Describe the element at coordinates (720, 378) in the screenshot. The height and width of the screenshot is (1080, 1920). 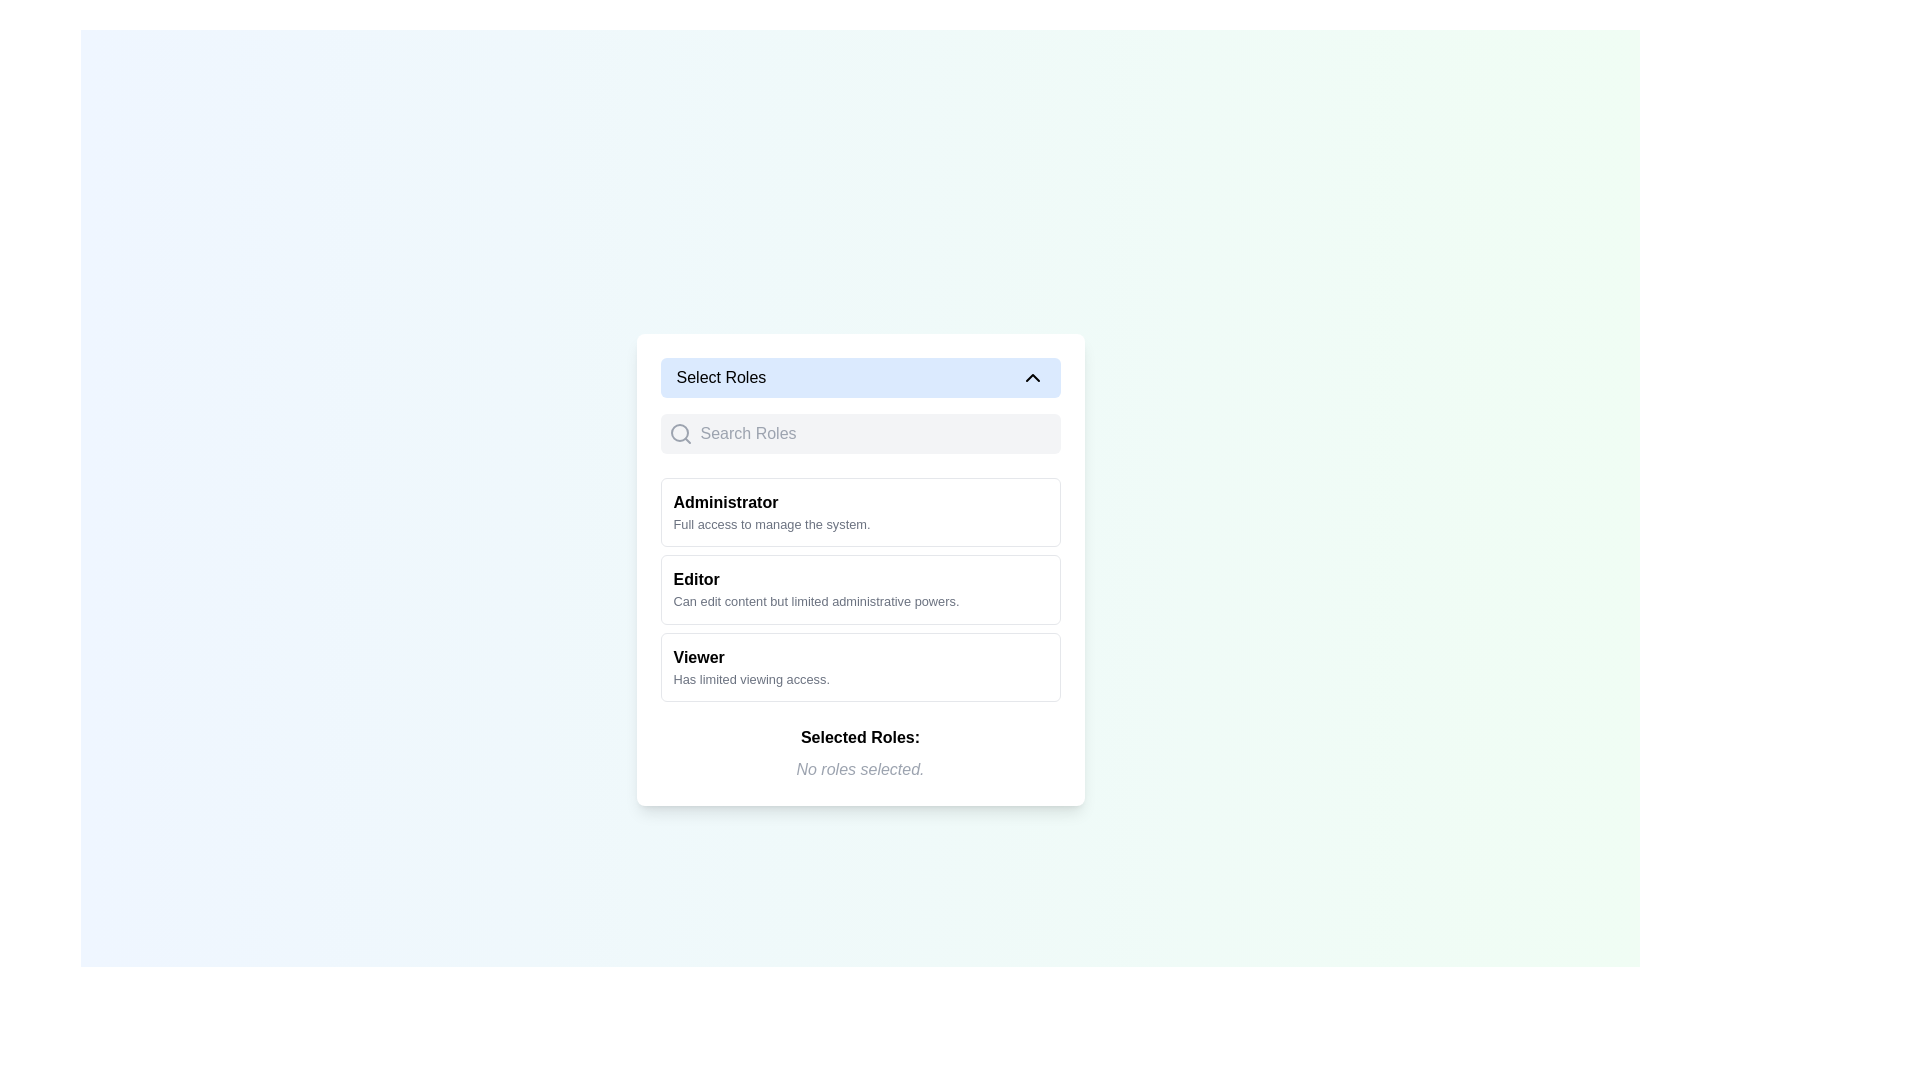
I see `the text label displaying 'Select Roles' in black font on a light blue background, positioned to the left of an arrow icon in the dropdown header` at that location.